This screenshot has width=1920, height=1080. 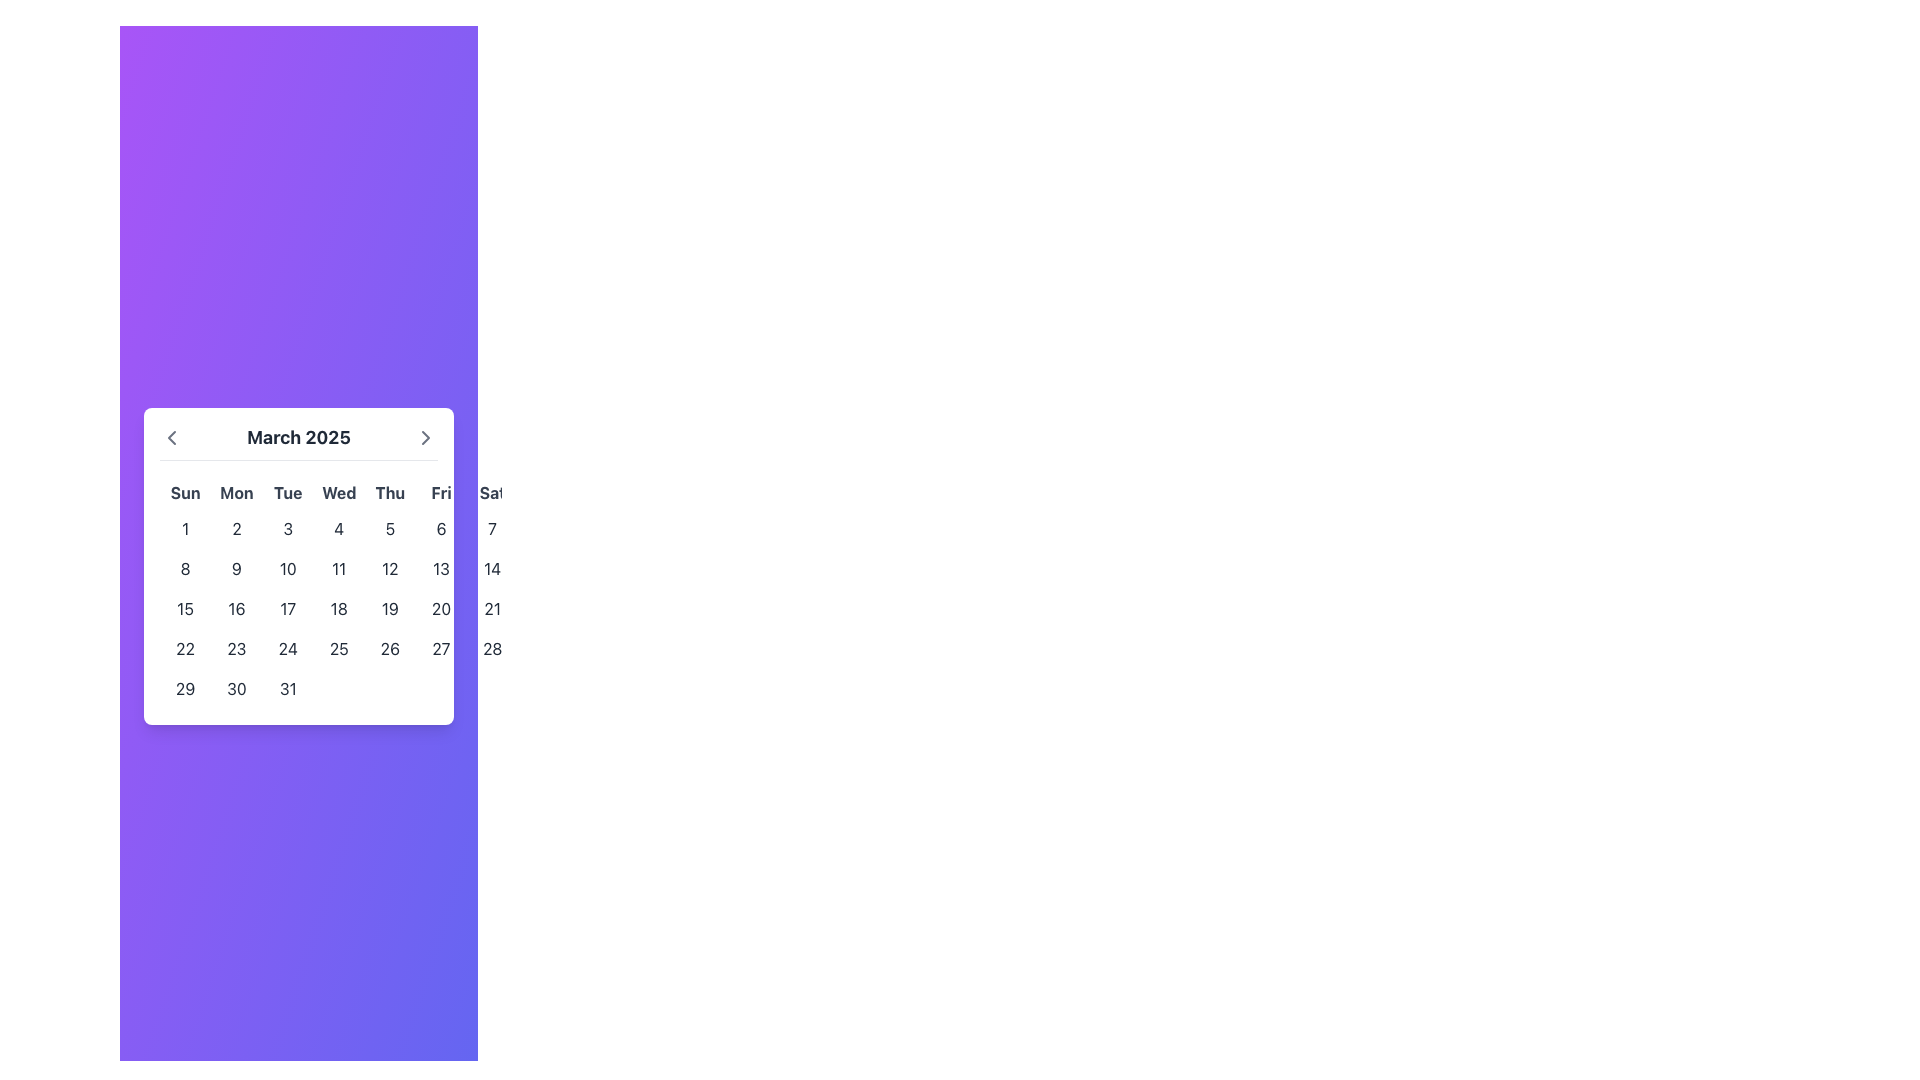 I want to click on the right arrow icon in the calendar header next to 'March 2025' to observe the styling change from gray to black, so click(x=425, y=436).